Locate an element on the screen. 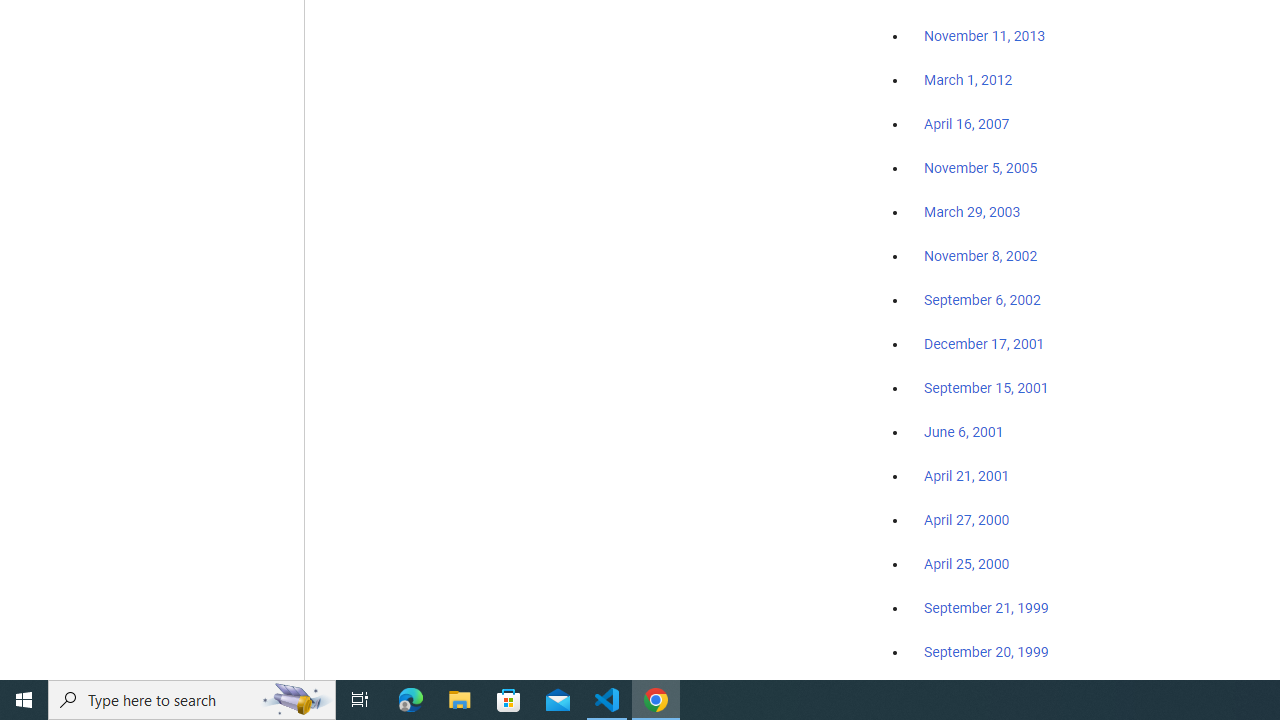 This screenshot has width=1280, height=720. 'September 21, 1999' is located at coordinates (986, 607).